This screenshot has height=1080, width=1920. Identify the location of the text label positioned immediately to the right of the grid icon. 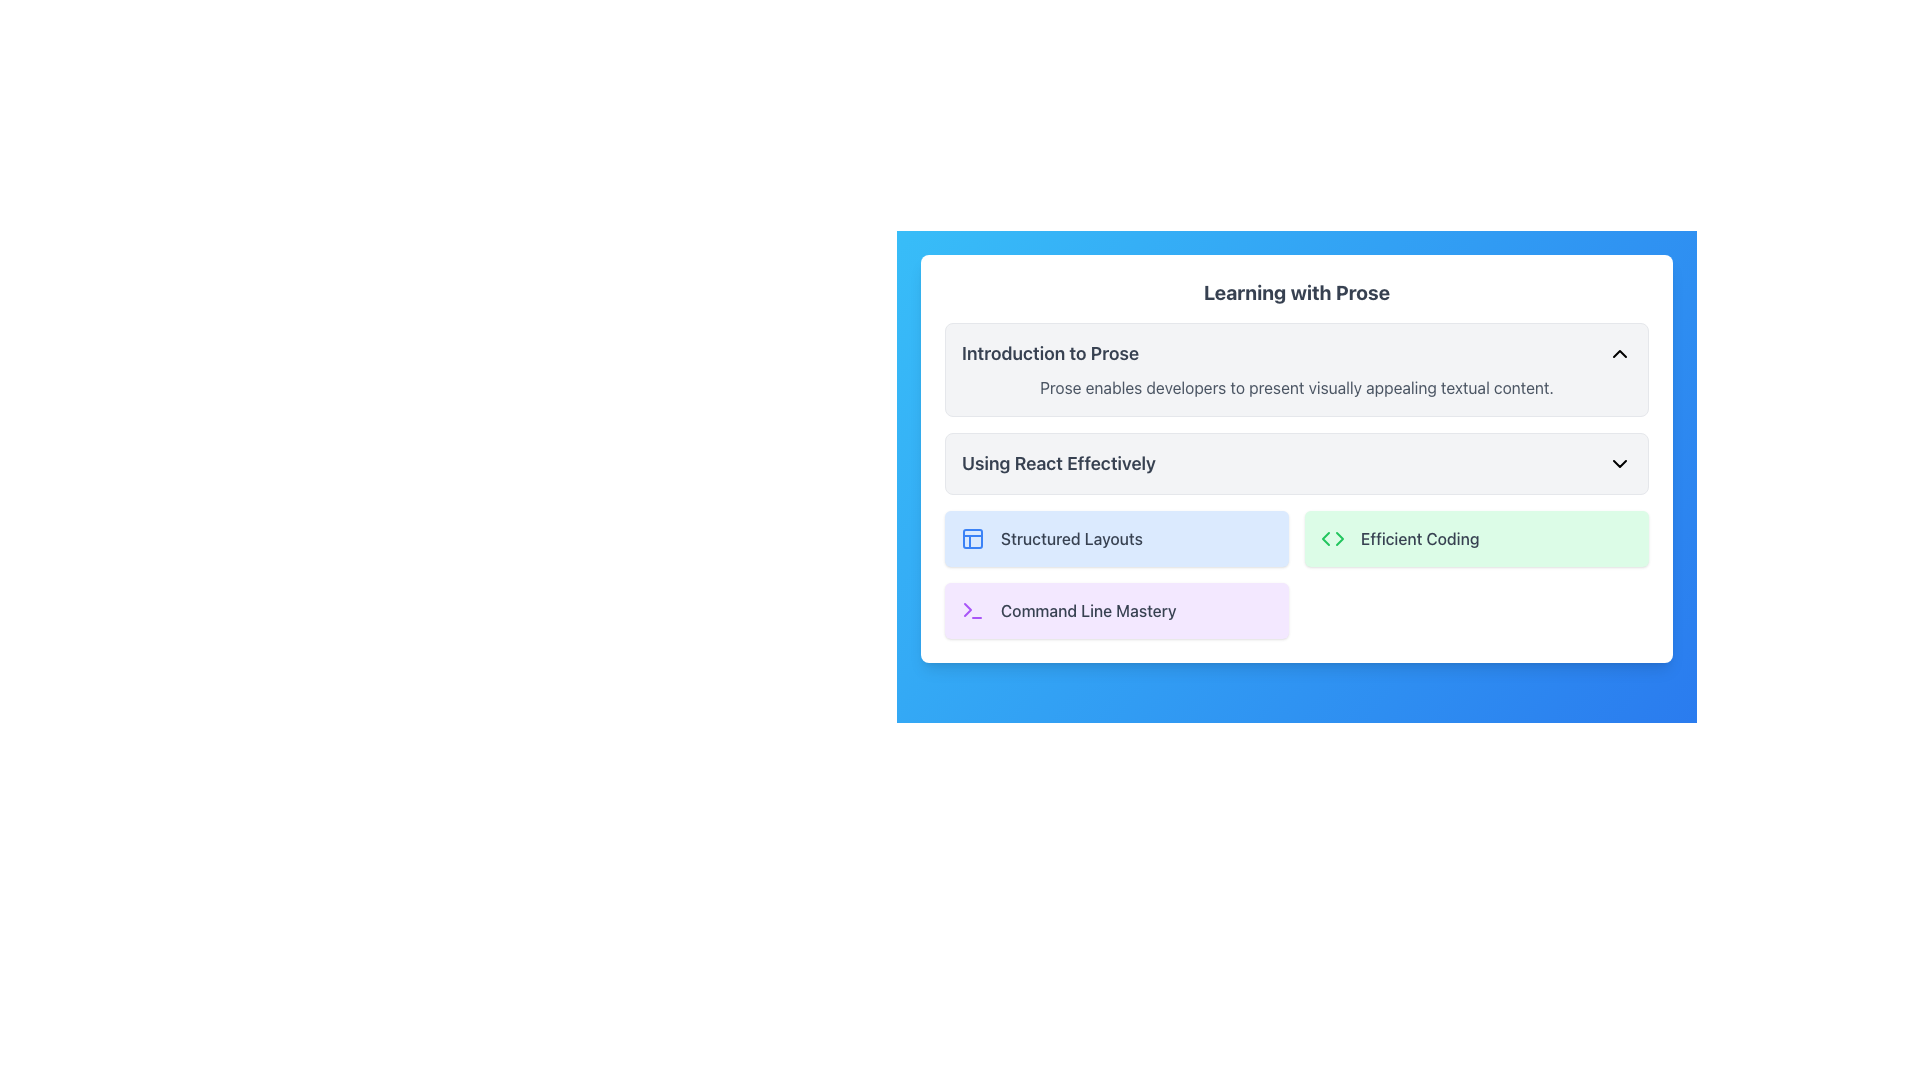
(1070, 538).